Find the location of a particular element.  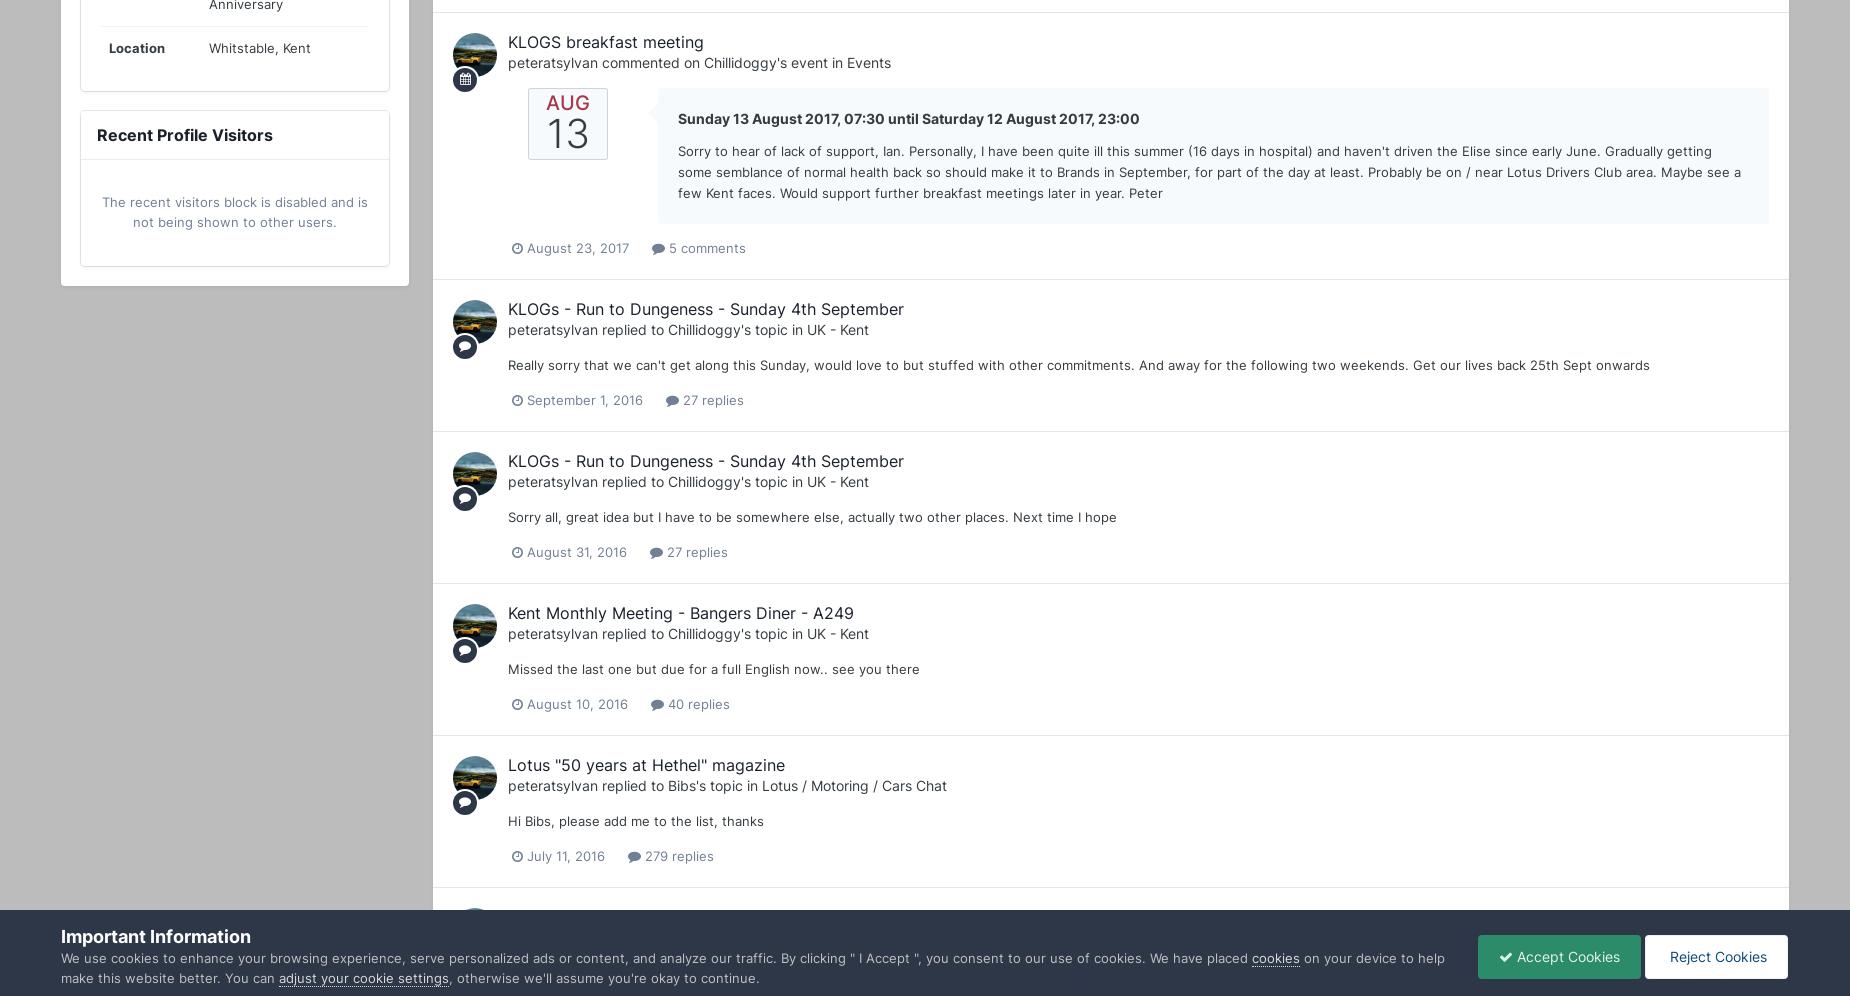

''s event in' is located at coordinates (811, 61).